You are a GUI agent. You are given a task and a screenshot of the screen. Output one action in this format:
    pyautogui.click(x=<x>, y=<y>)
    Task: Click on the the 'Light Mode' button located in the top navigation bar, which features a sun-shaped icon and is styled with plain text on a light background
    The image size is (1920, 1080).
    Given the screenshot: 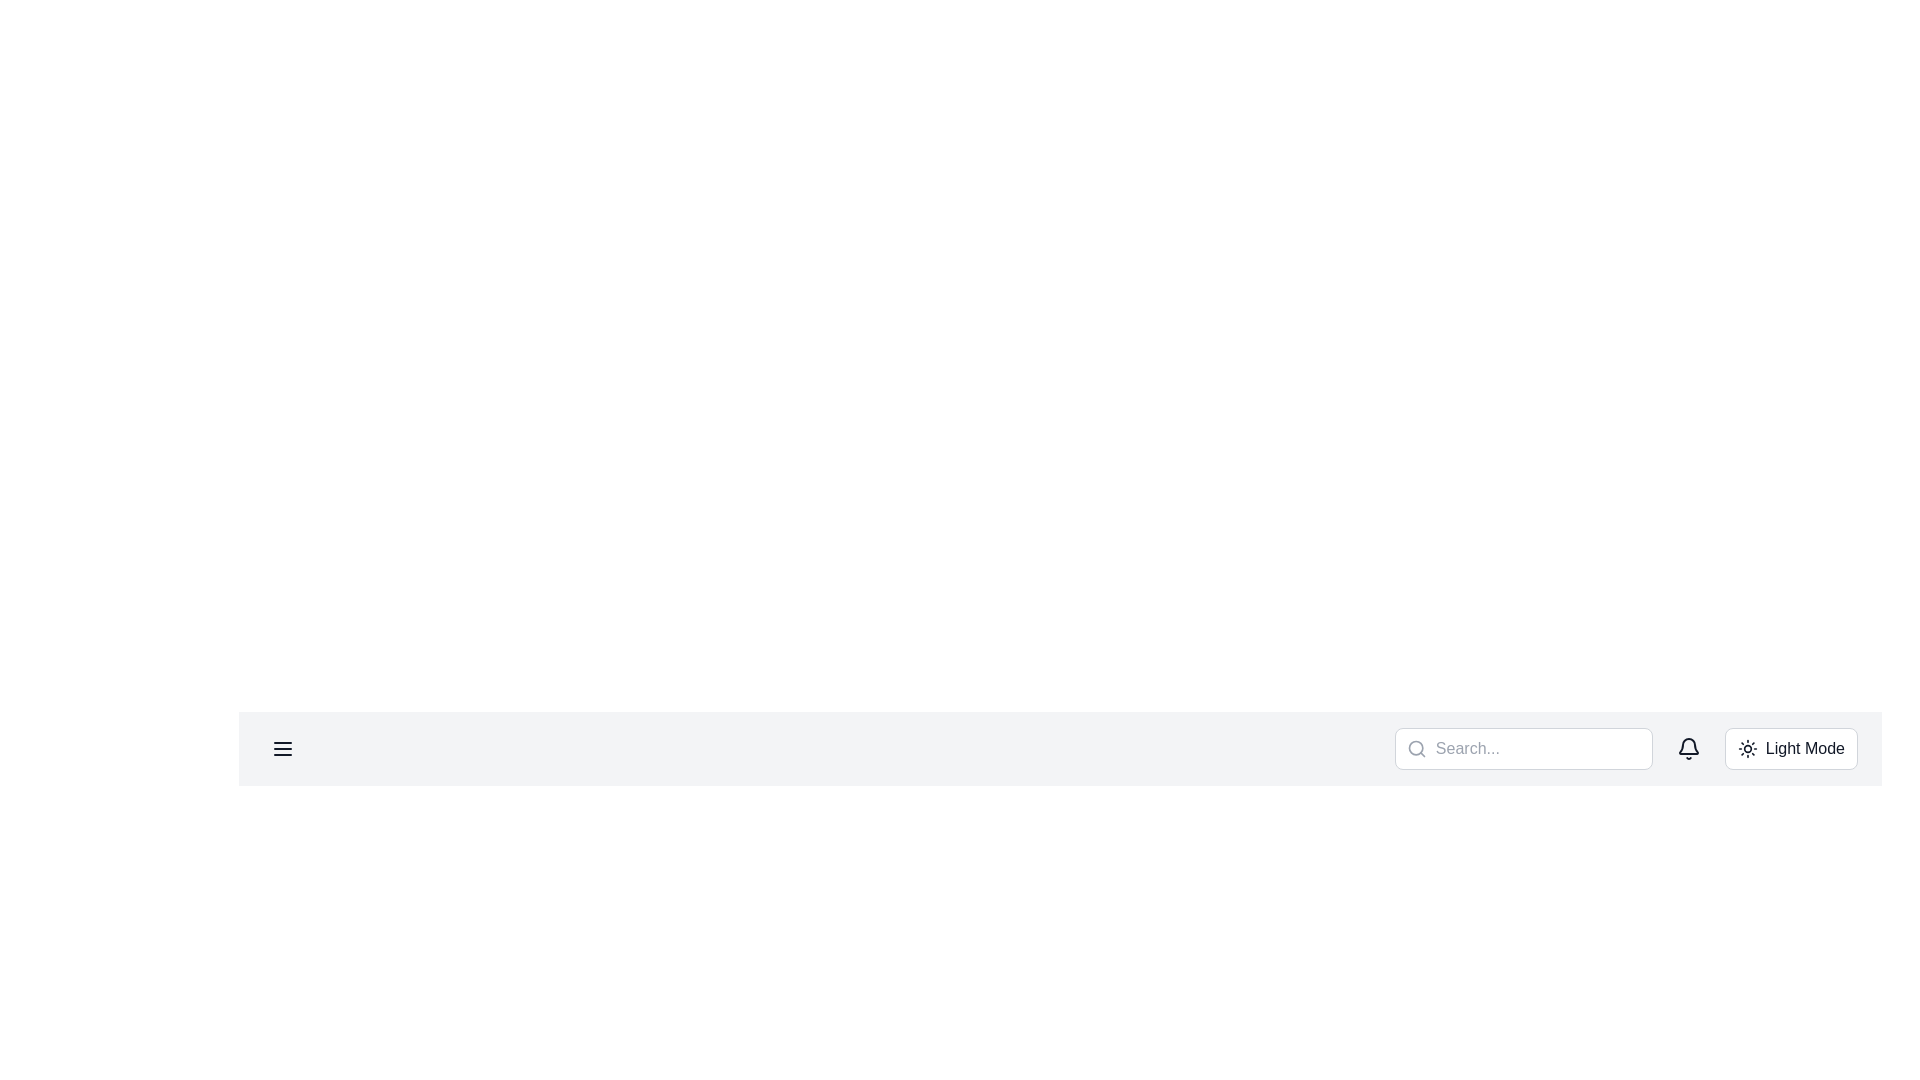 What is the action you would take?
    pyautogui.click(x=1805, y=748)
    